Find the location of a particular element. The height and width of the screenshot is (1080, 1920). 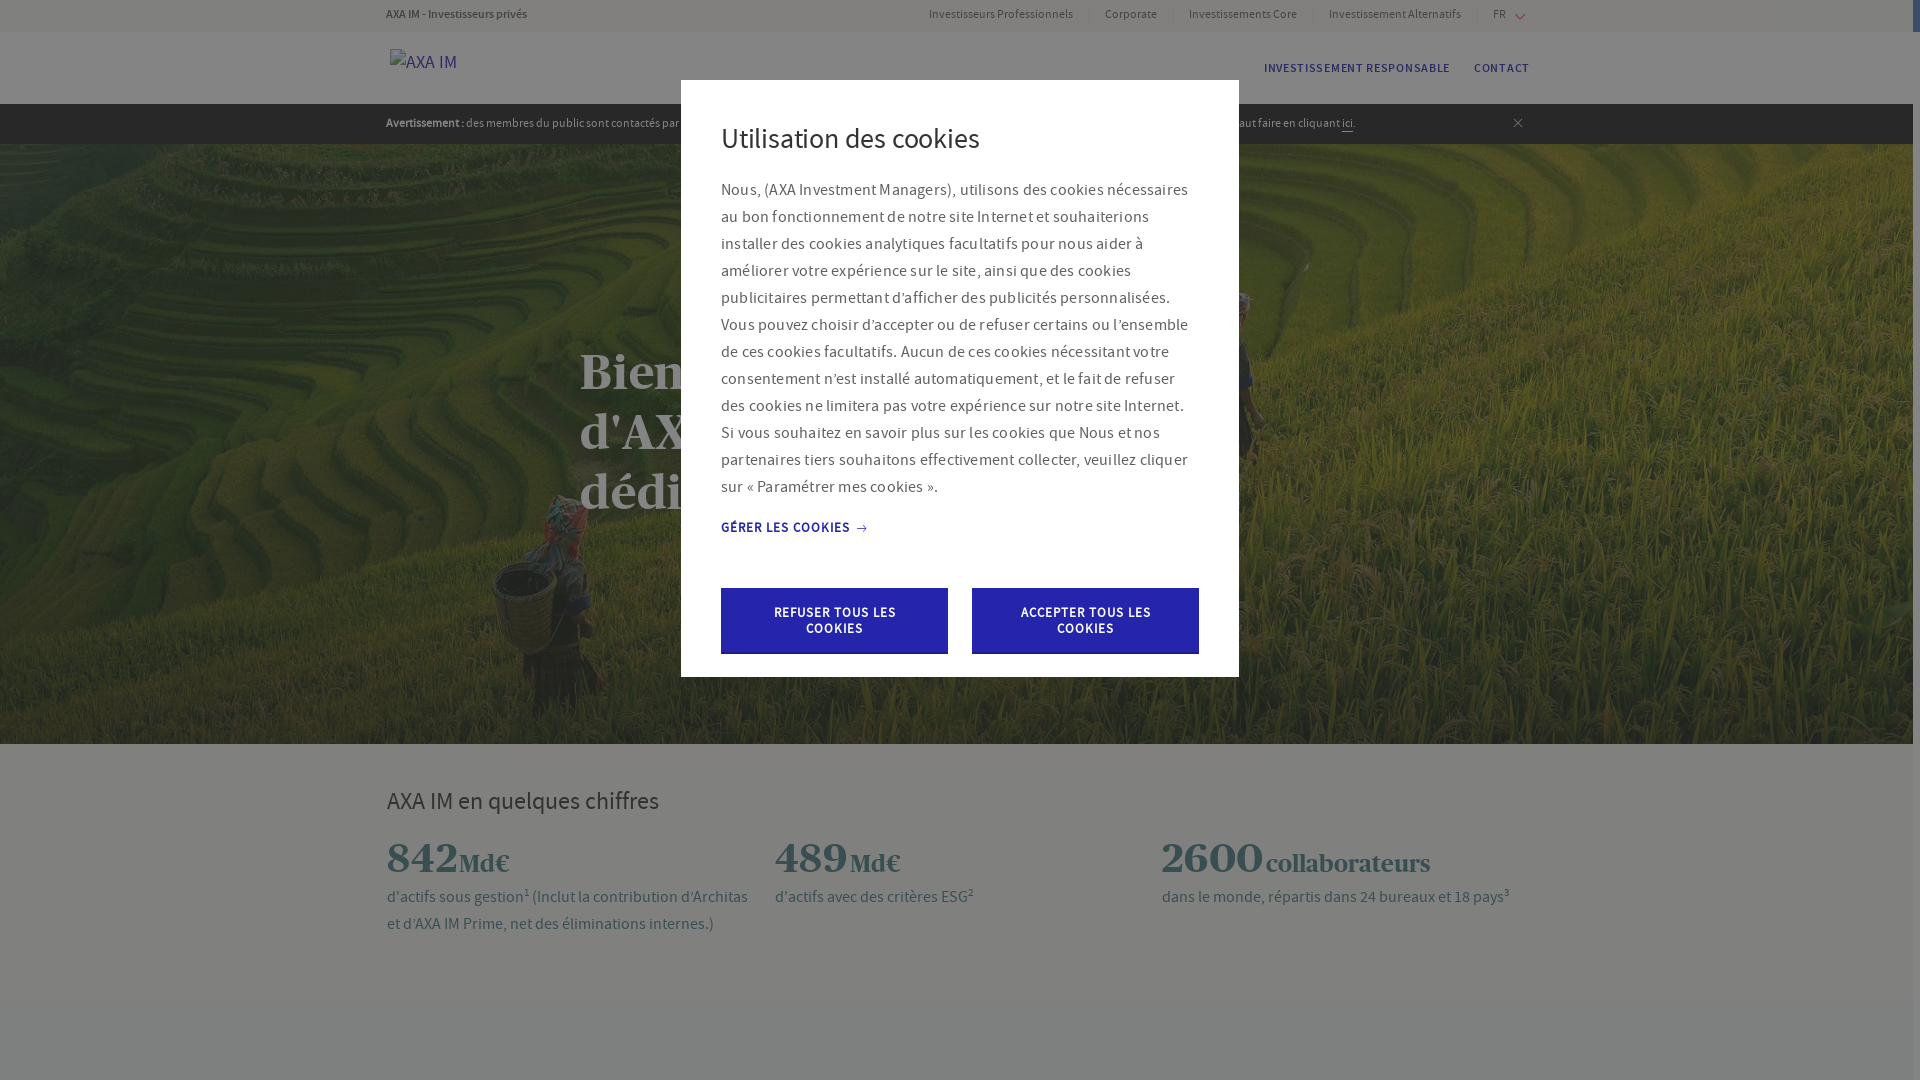

'Investissement Alternatifs' is located at coordinates (1394, 15).